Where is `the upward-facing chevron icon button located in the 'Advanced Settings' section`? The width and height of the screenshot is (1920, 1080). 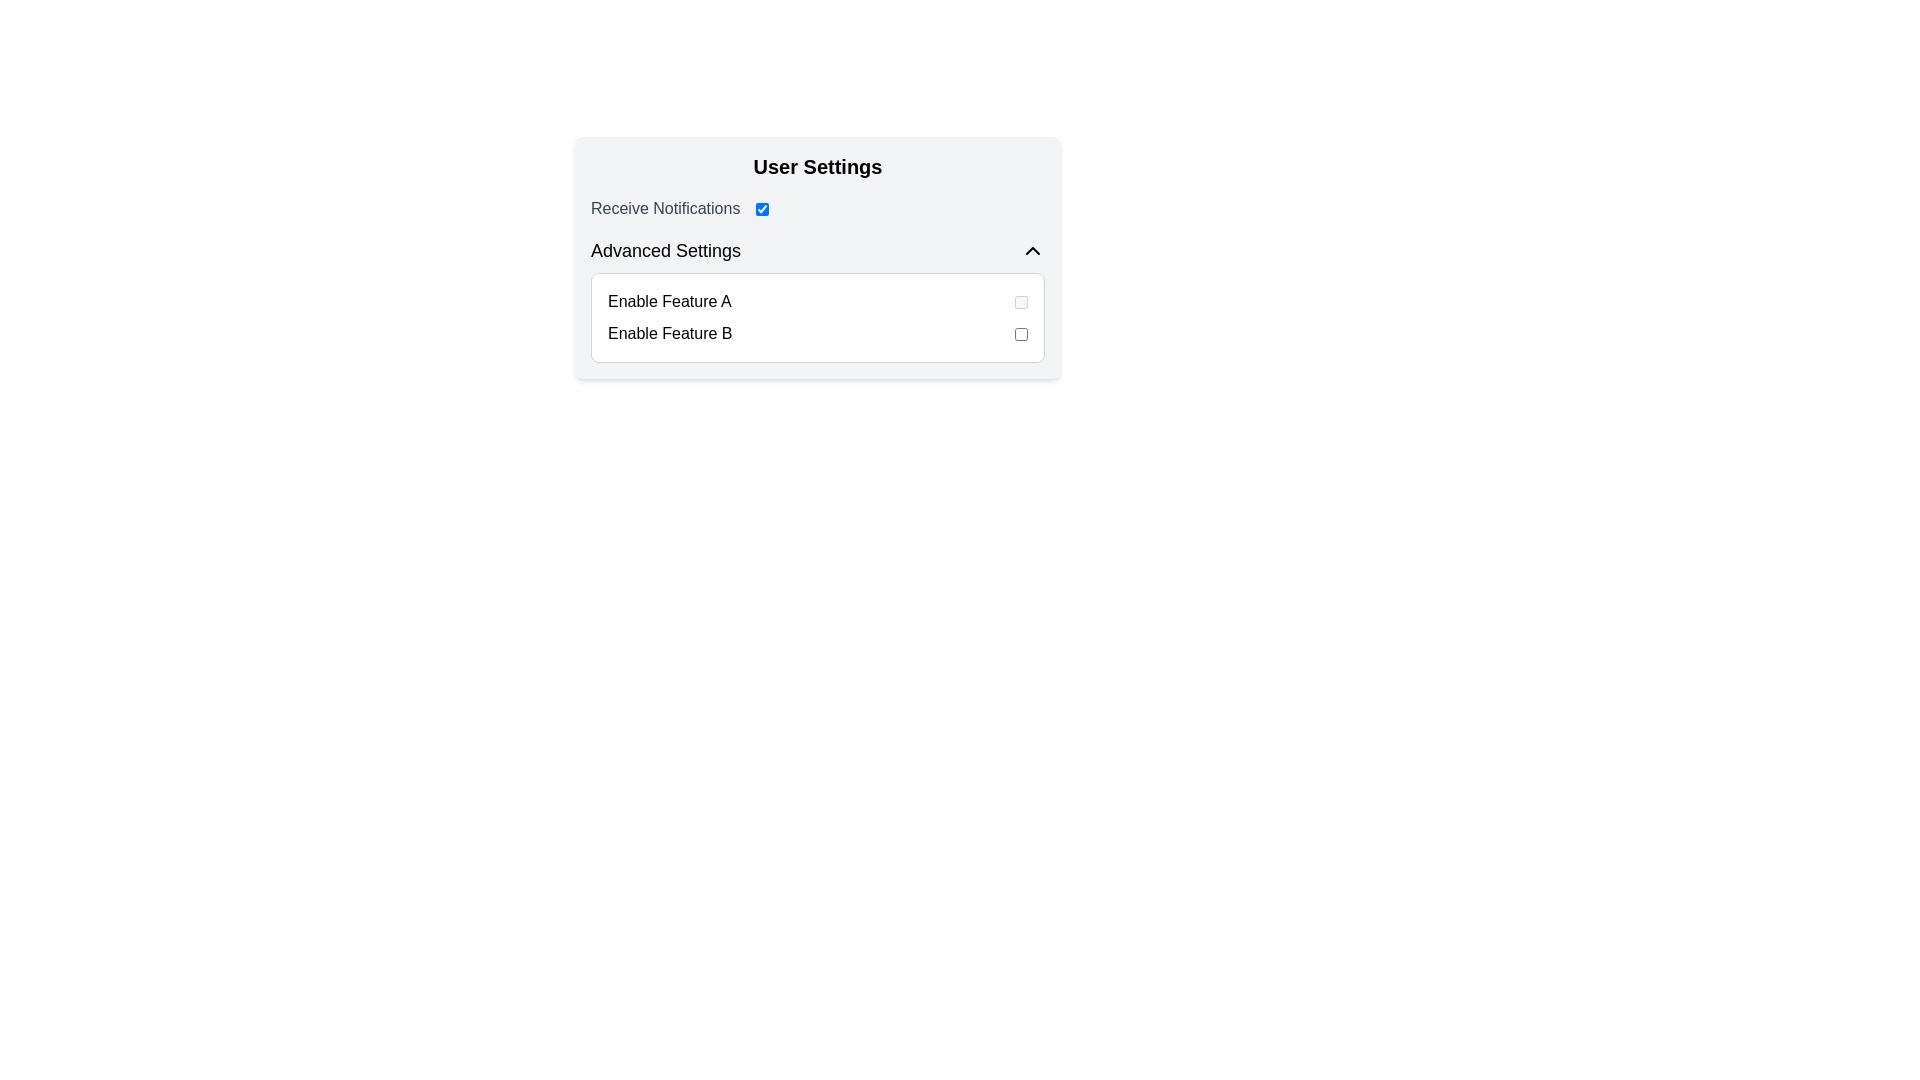
the upward-facing chevron icon button located in the 'Advanced Settings' section is located at coordinates (1032, 249).